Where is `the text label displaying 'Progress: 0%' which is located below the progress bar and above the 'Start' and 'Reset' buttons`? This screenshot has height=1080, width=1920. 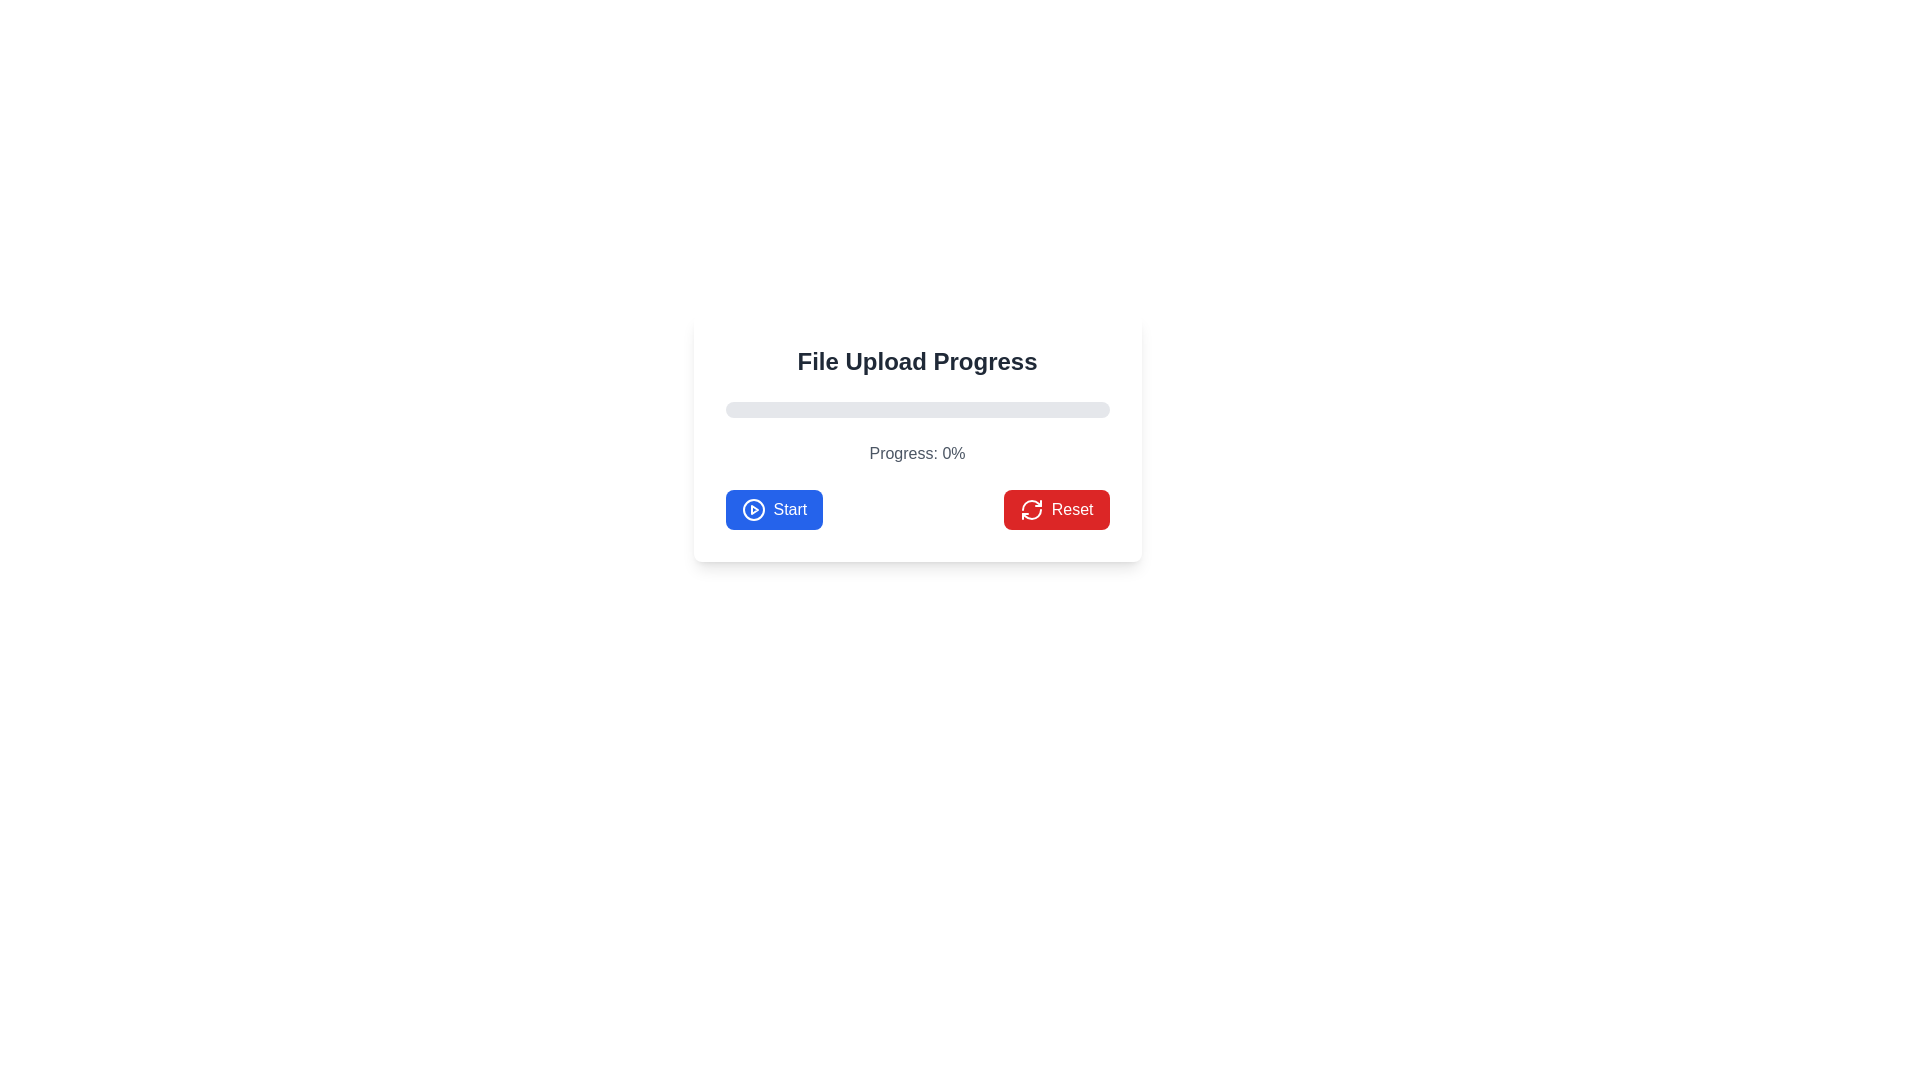
the text label displaying 'Progress: 0%' which is located below the progress bar and above the 'Start' and 'Reset' buttons is located at coordinates (916, 454).